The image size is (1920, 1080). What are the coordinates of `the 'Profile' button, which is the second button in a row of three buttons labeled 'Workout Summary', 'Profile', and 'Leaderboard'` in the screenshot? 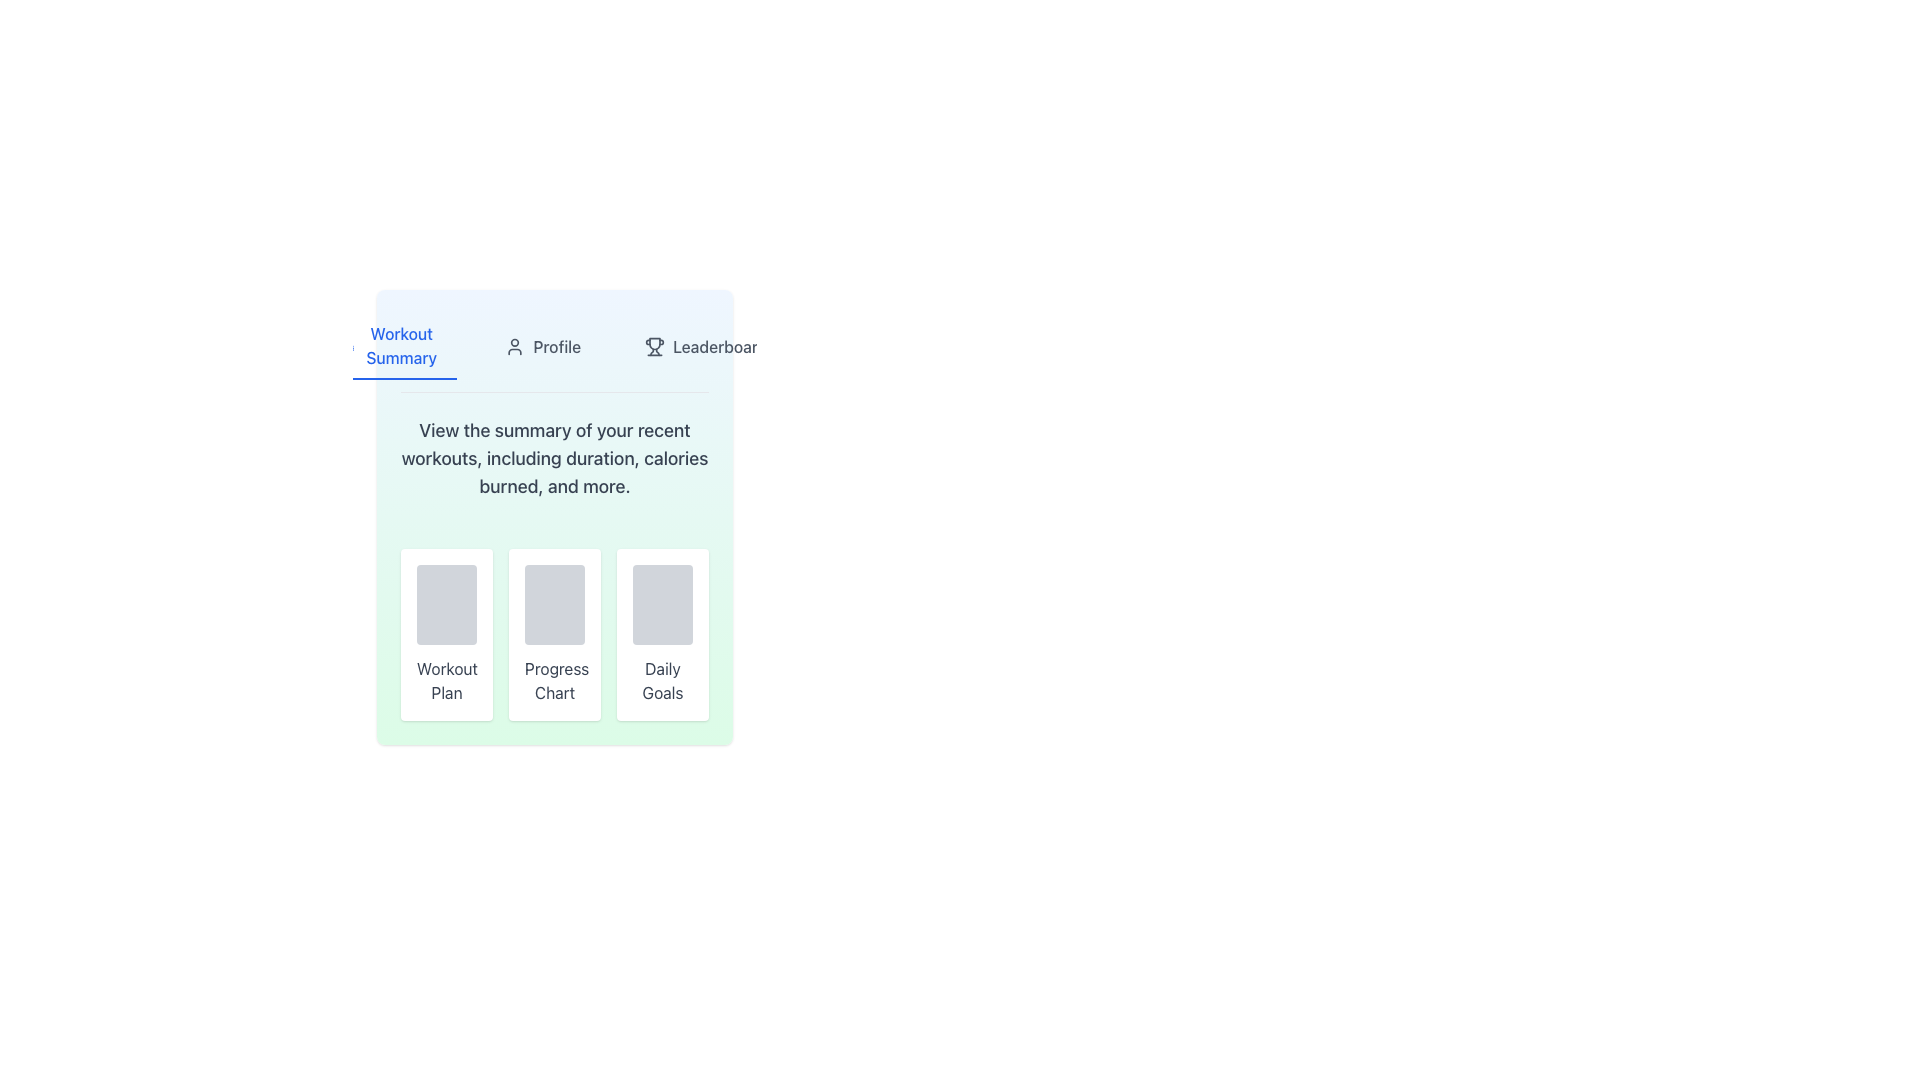 It's located at (543, 346).